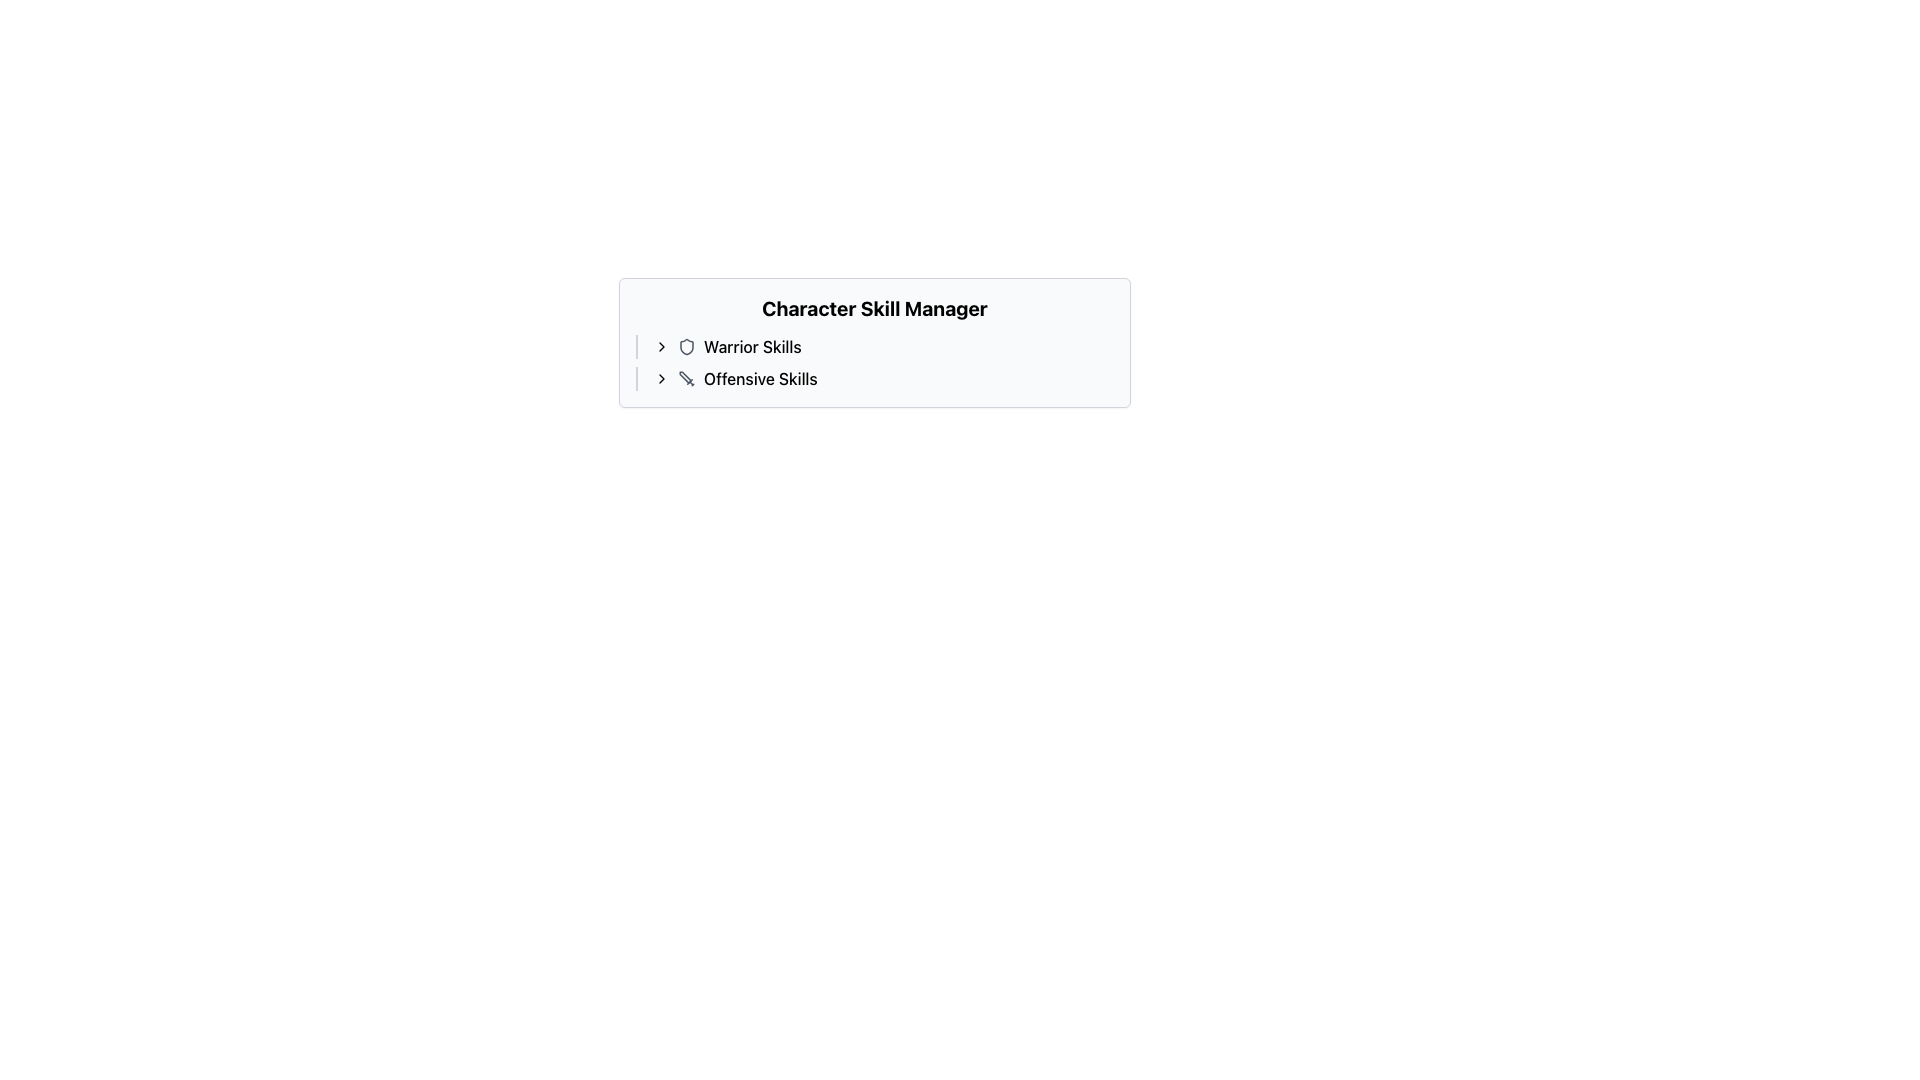 The width and height of the screenshot is (1920, 1080). Describe the element at coordinates (874, 378) in the screenshot. I see `the 'Offensive Skills' list item in the Character Skill Manager` at that location.